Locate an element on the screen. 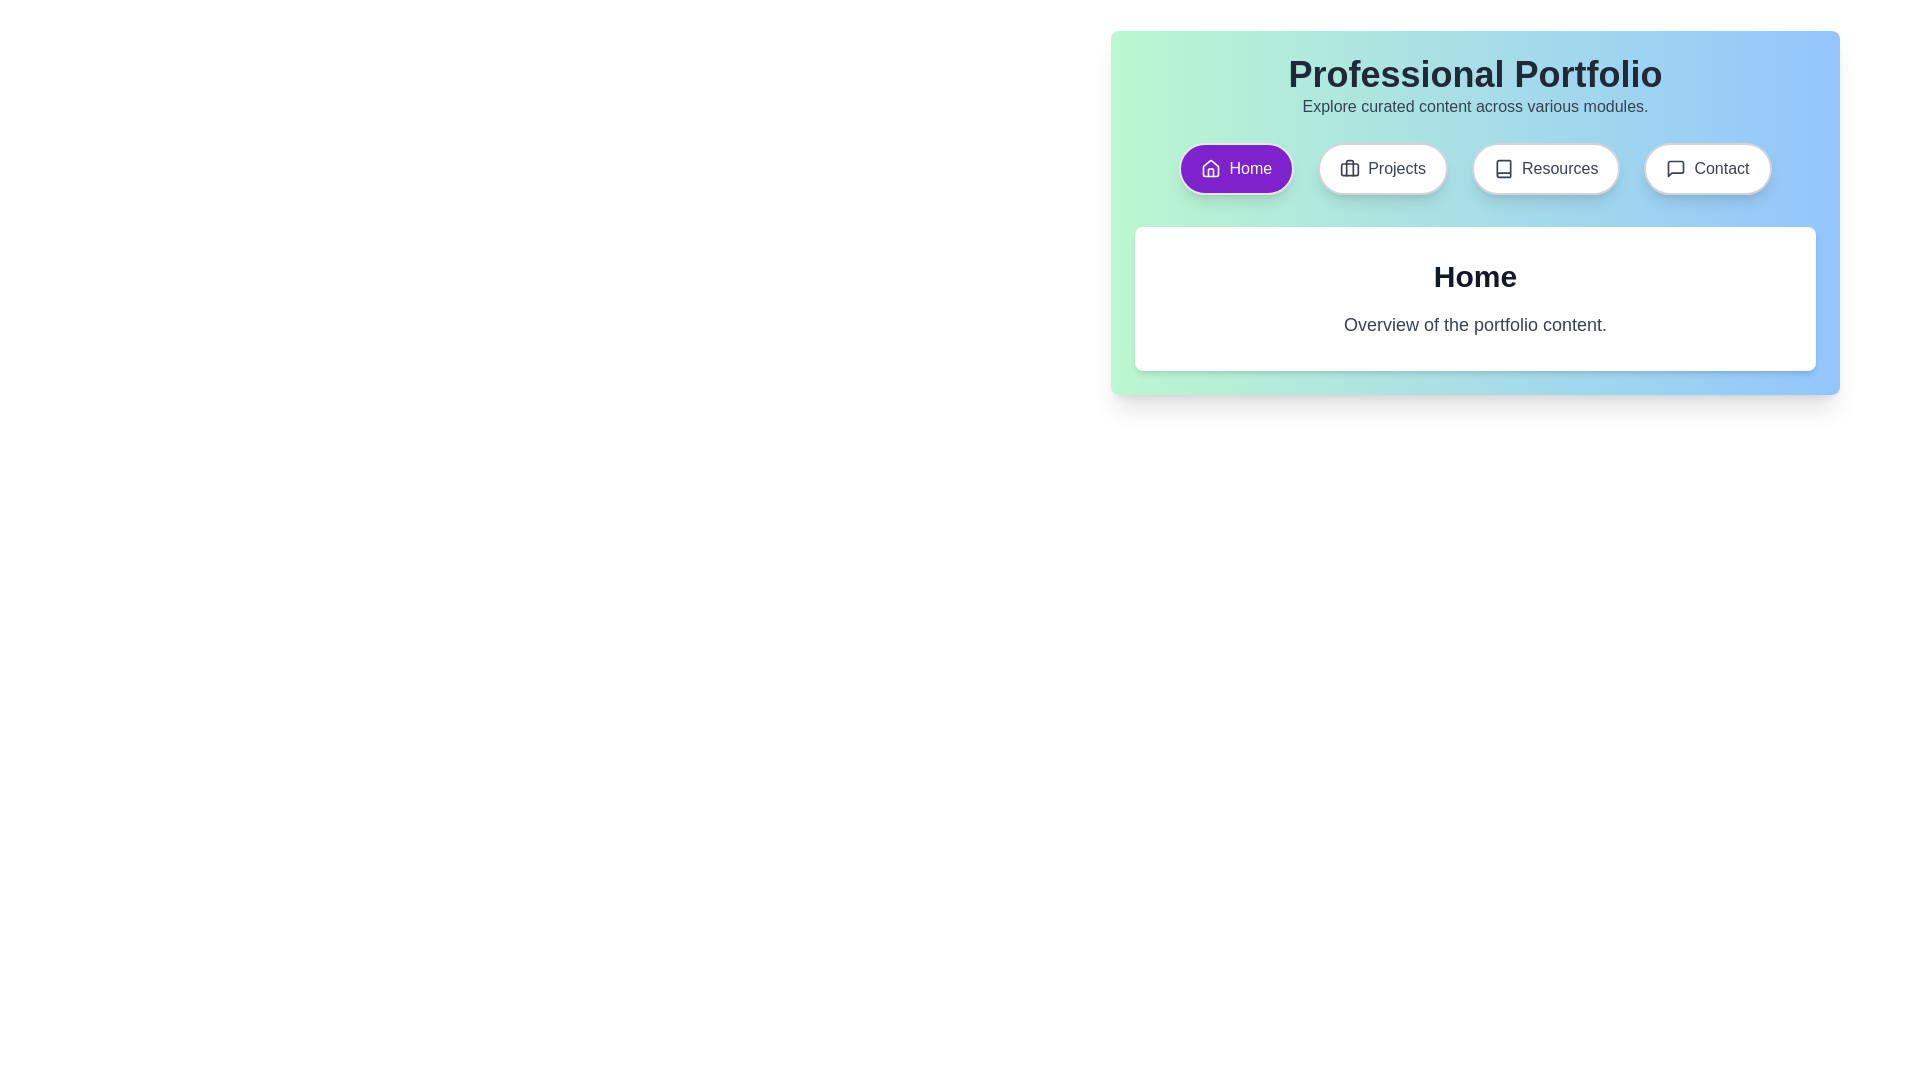 This screenshot has height=1080, width=1920. the Projects tab to see the hover effect is located at coordinates (1381, 168).